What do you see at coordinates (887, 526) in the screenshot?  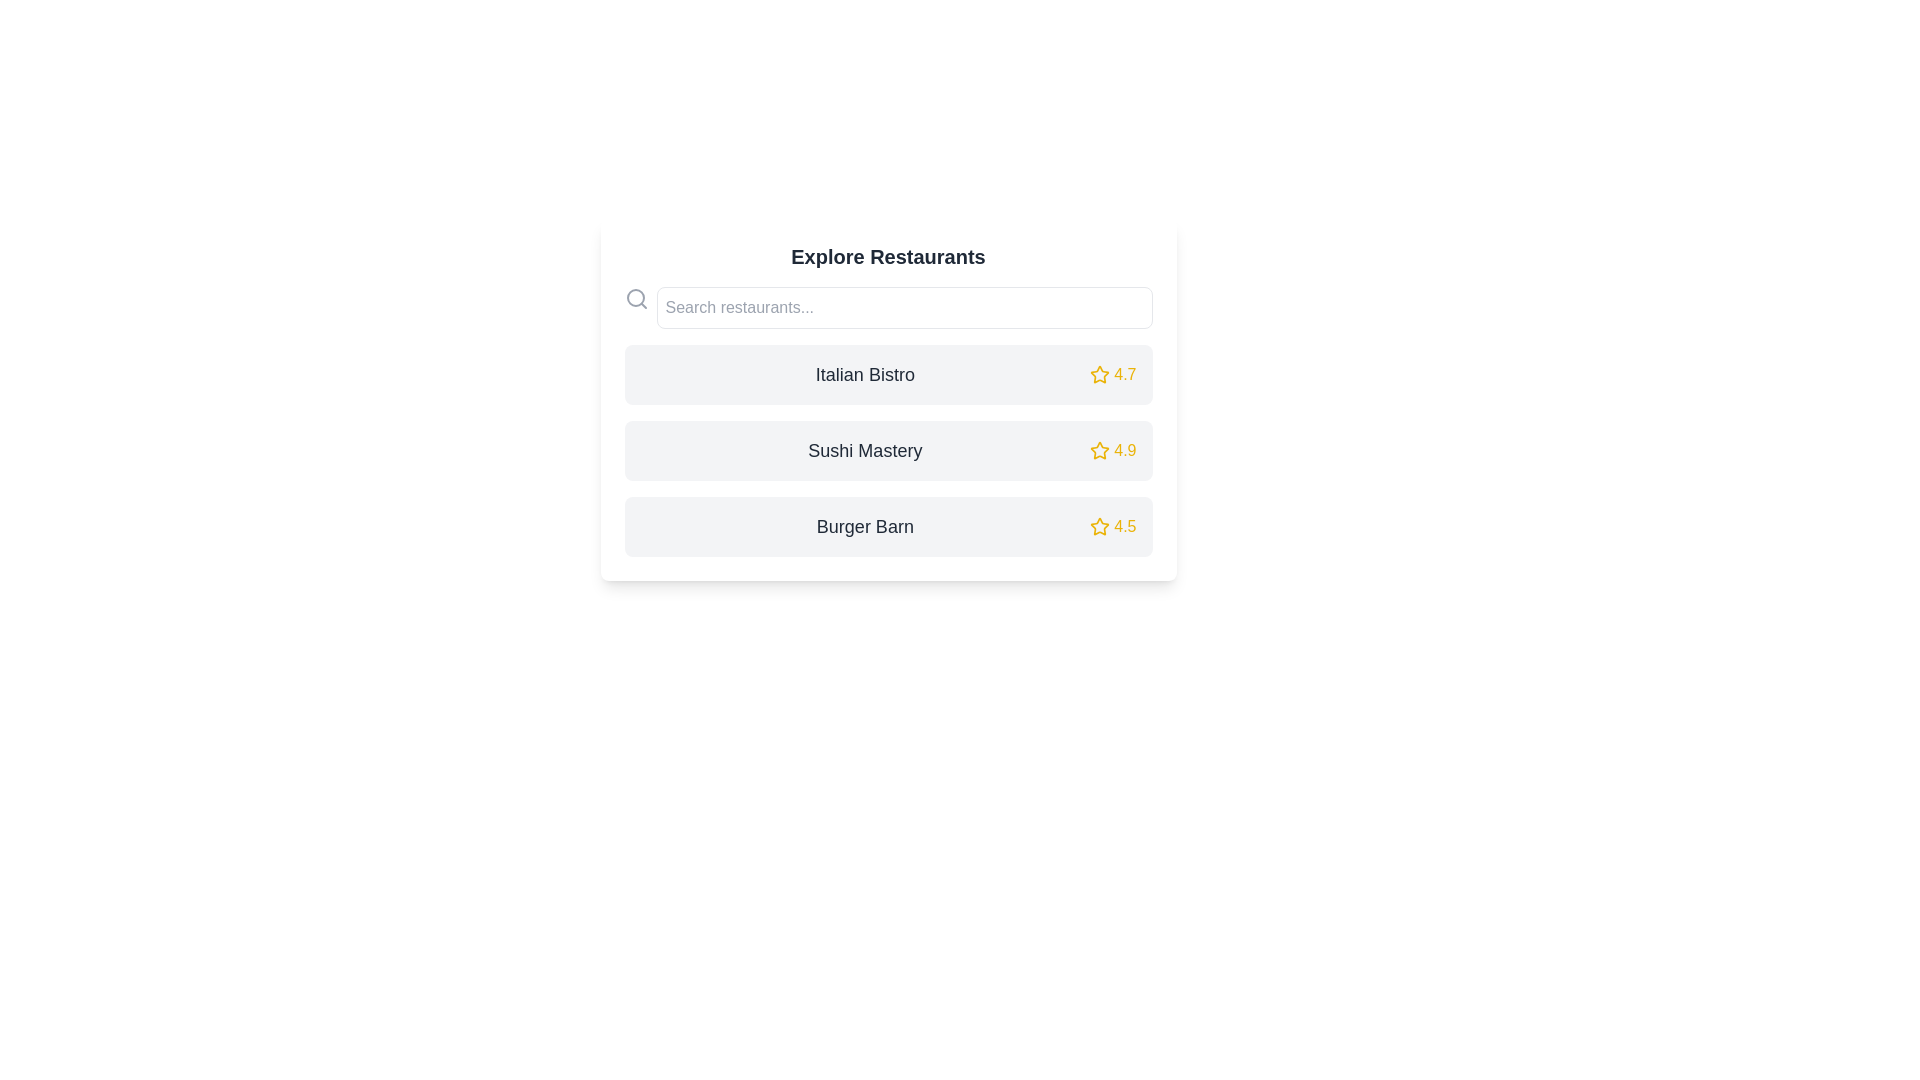 I see `the third restaurant listing in the vertical list, which displays the restaurant's name and rating` at bounding box center [887, 526].